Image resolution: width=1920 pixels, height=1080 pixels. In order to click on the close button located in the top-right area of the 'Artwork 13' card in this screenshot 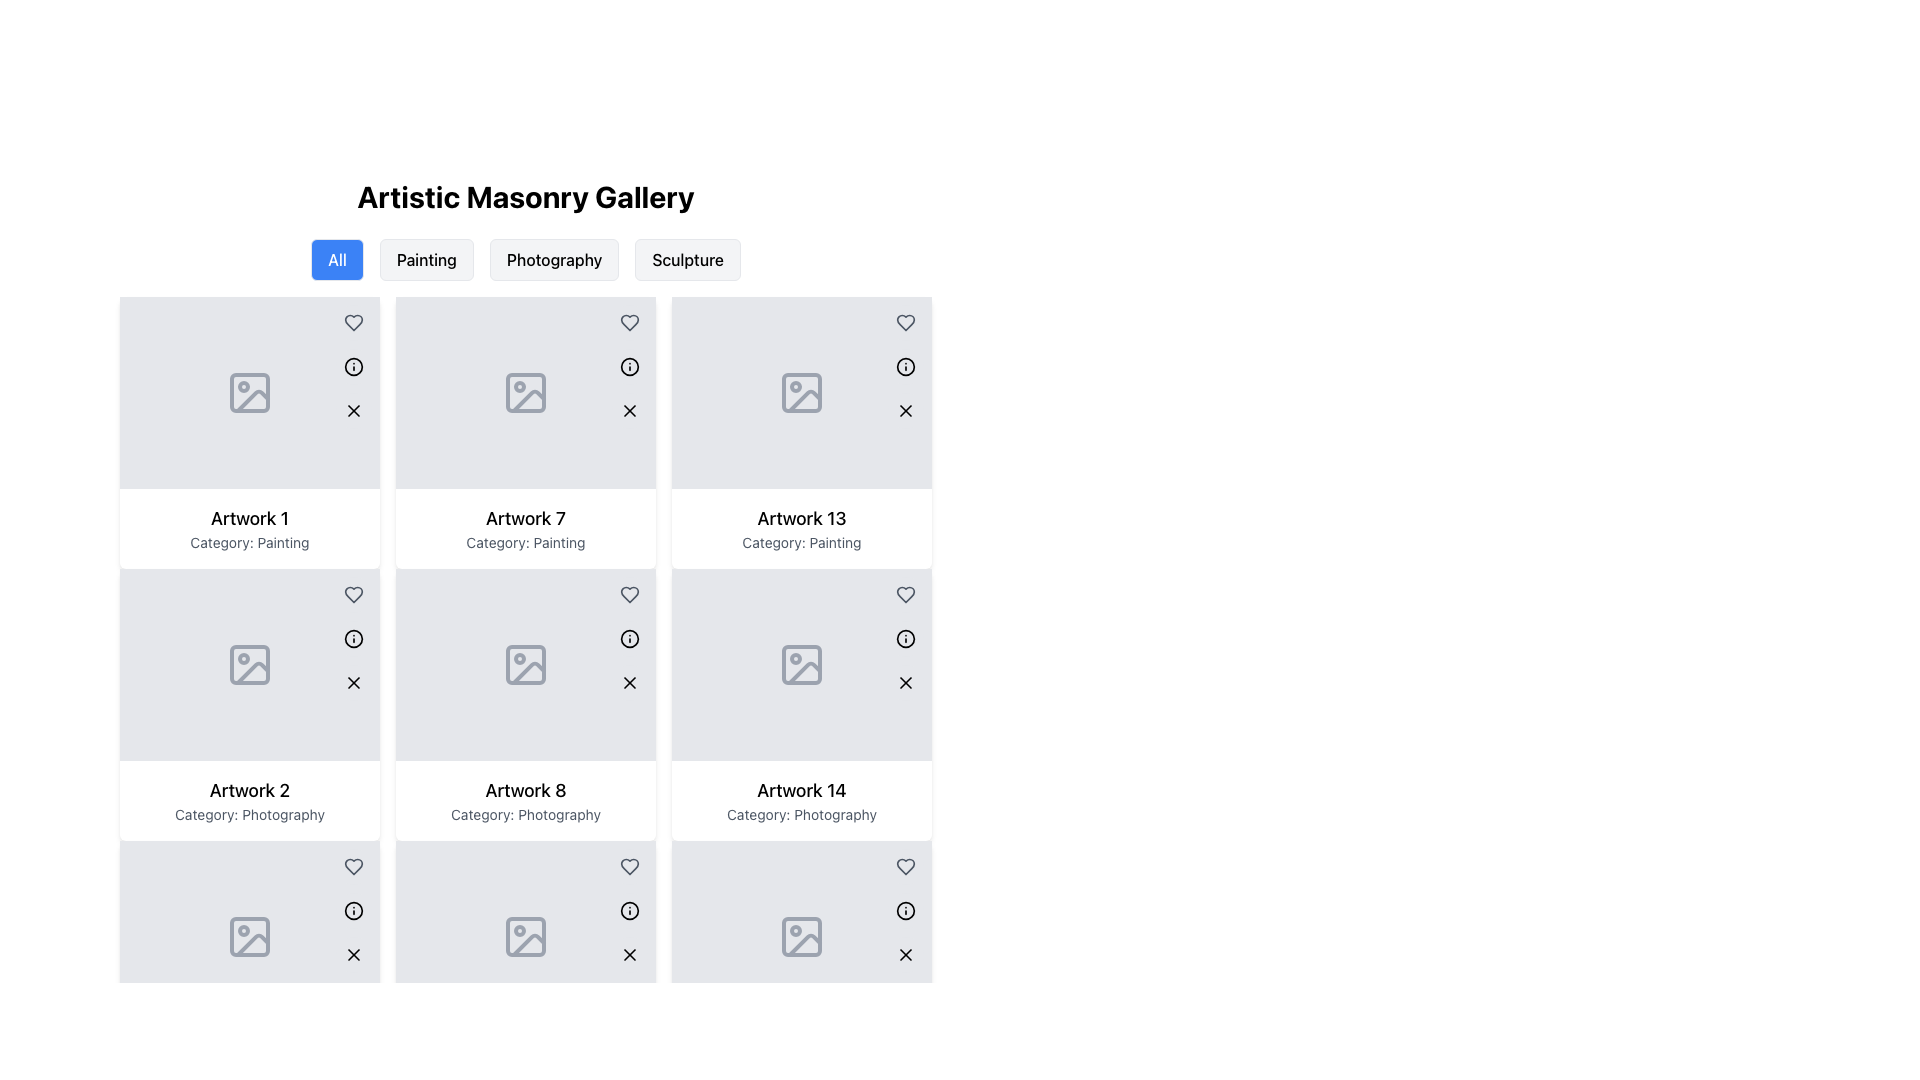, I will do `click(905, 410)`.